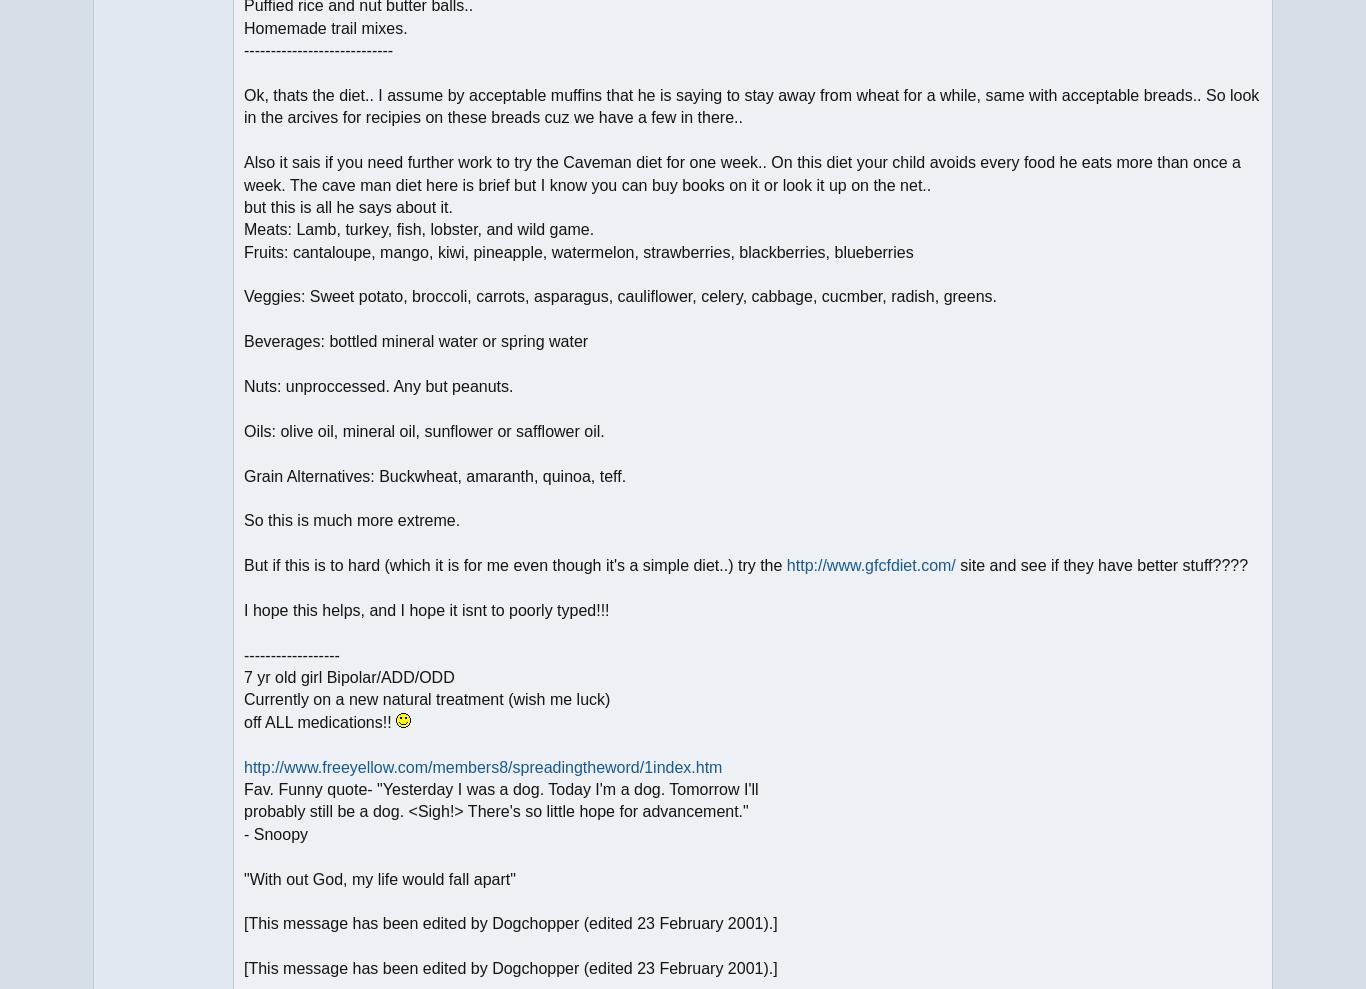 Image resolution: width=1366 pixels, height=989 pixels. Describe the element at coordinates (275, 833) in the screenshot. I see `'- Snoopy'` at that location.